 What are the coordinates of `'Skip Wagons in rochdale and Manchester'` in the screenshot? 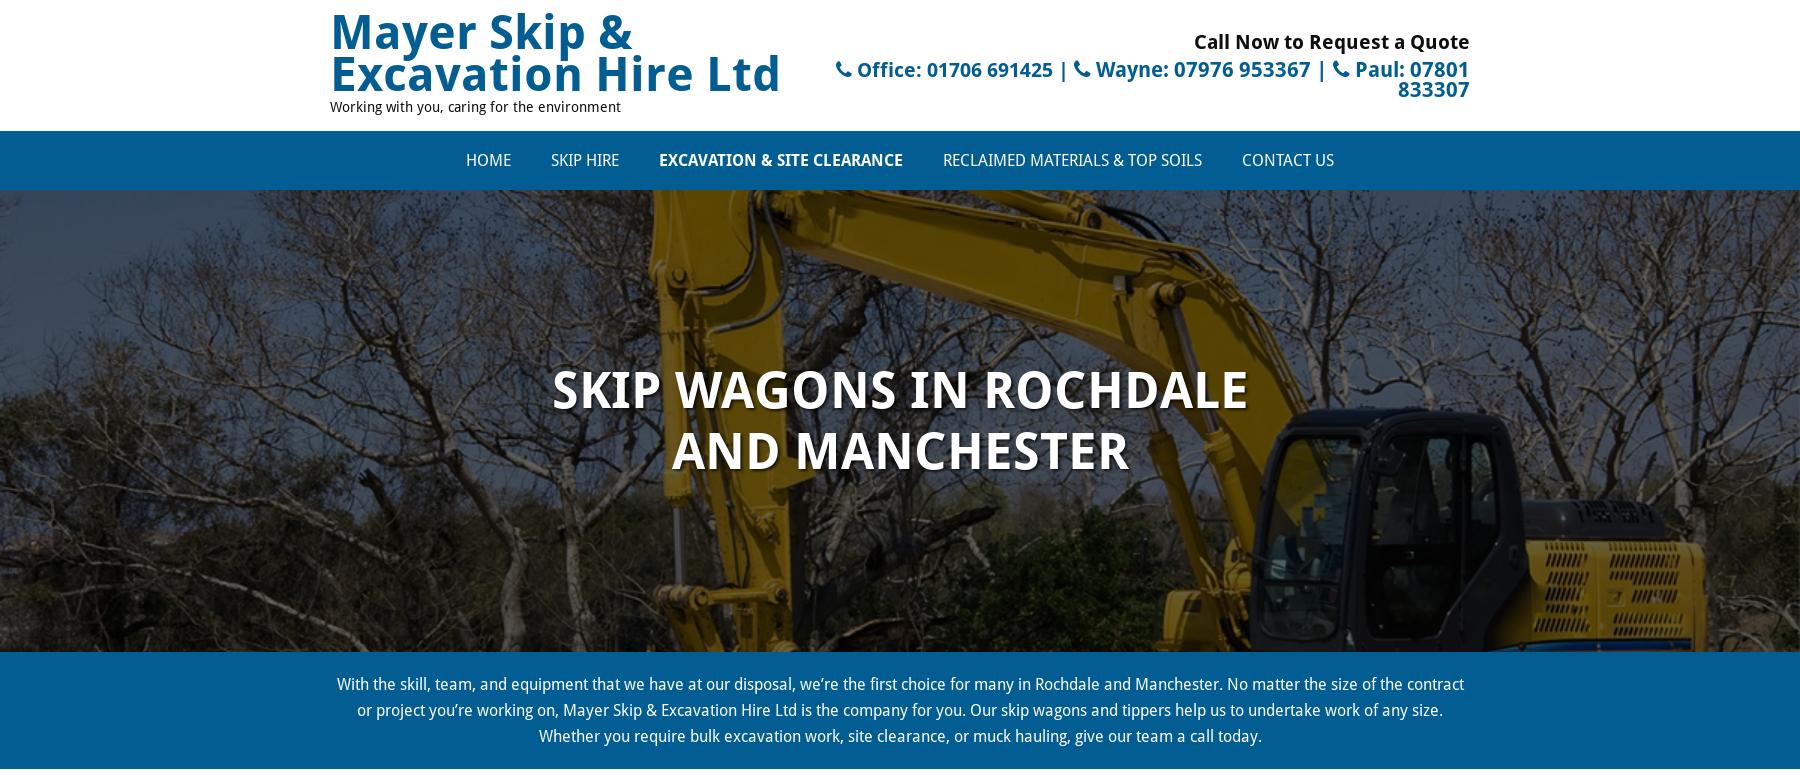 It's located at (899, 419).